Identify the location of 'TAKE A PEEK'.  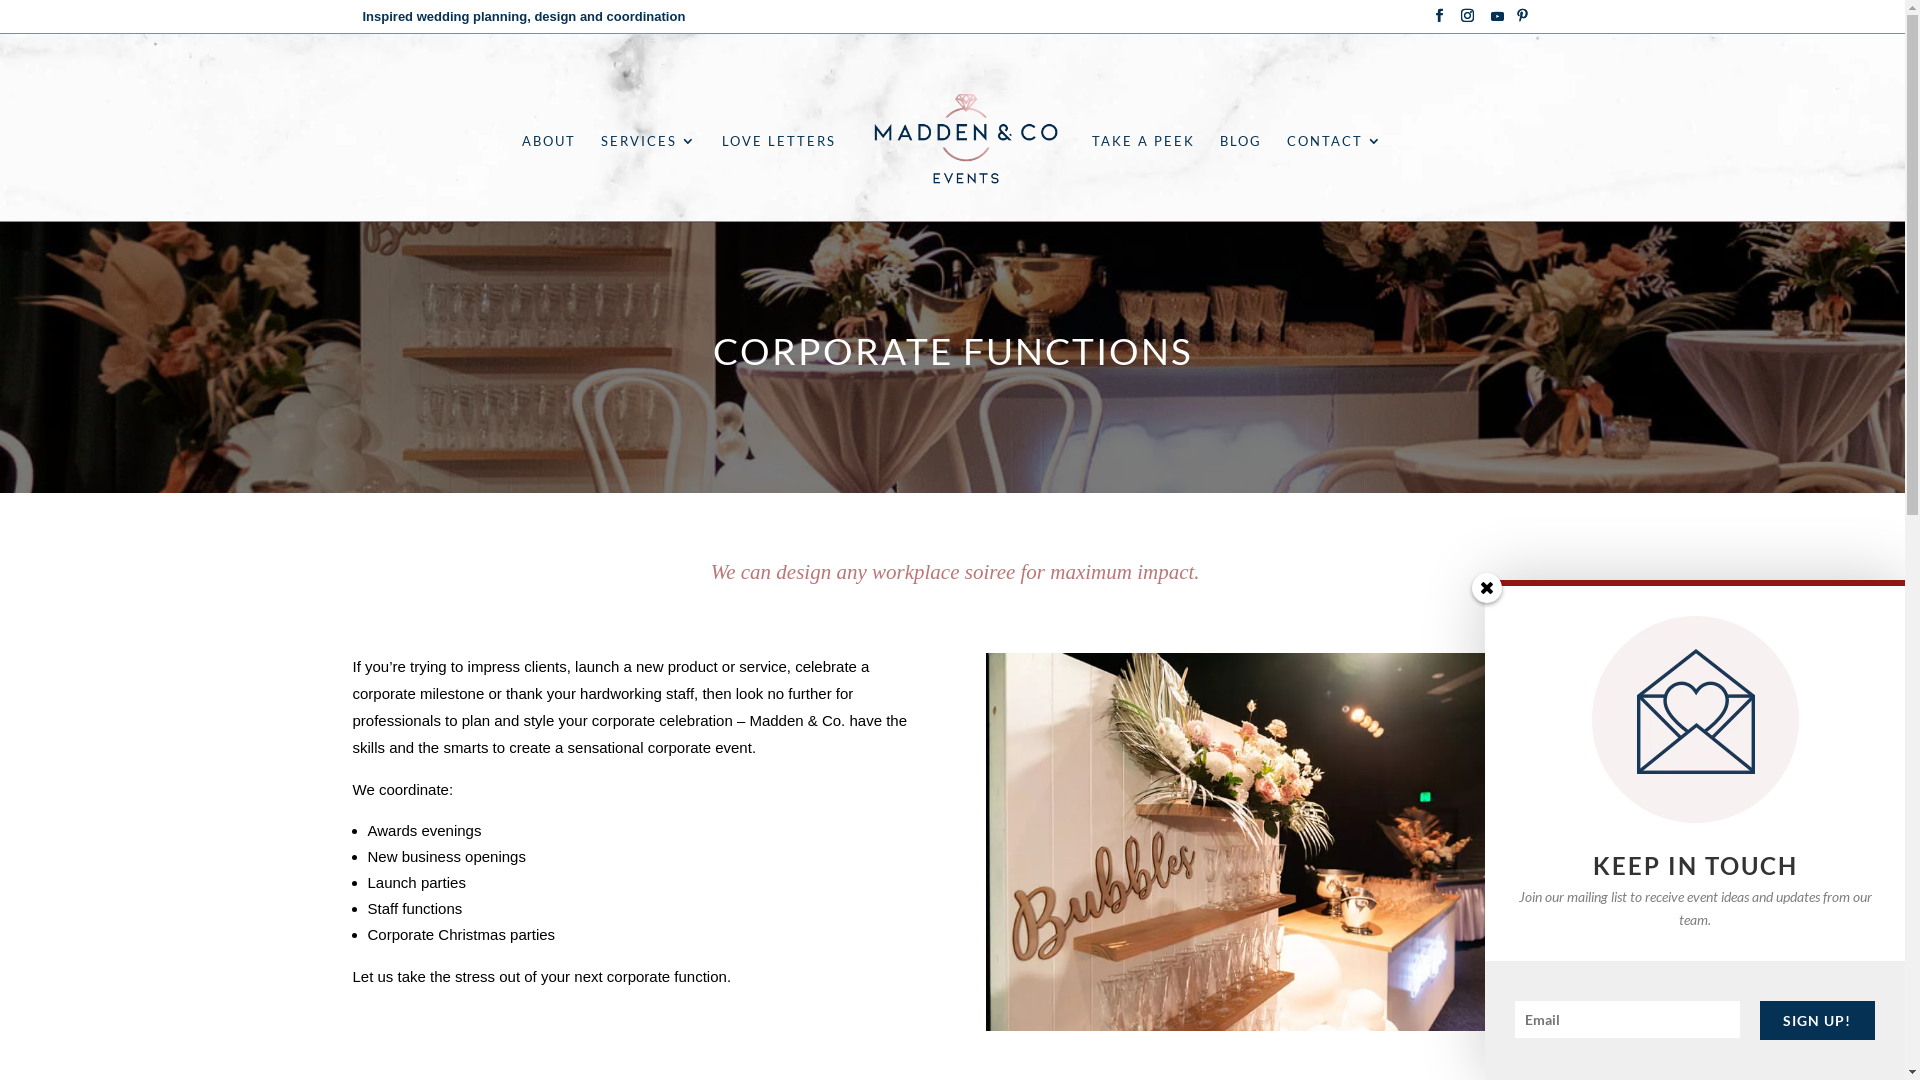
(1143, 176).